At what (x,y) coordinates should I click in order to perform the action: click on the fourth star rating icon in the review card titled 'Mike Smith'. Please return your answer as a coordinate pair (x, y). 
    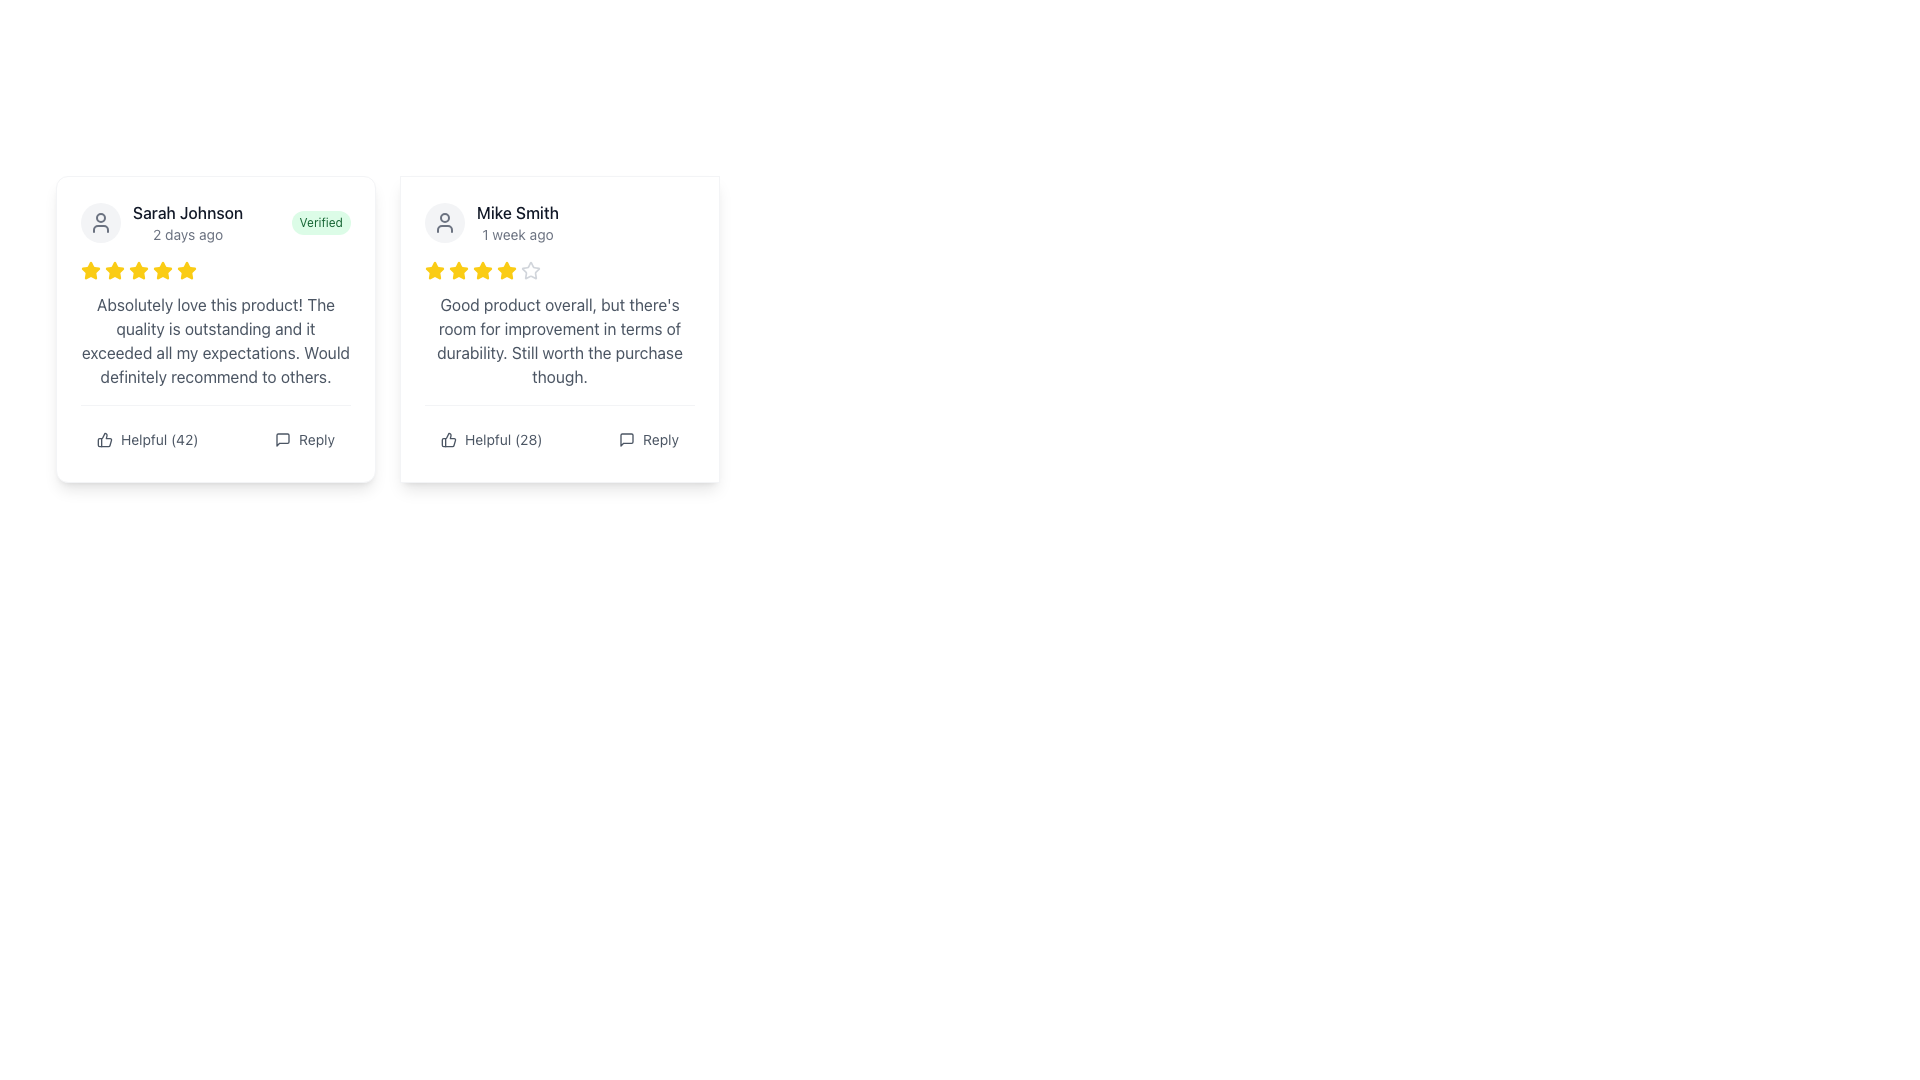
    Looking at the image, I should click on (507, 270).